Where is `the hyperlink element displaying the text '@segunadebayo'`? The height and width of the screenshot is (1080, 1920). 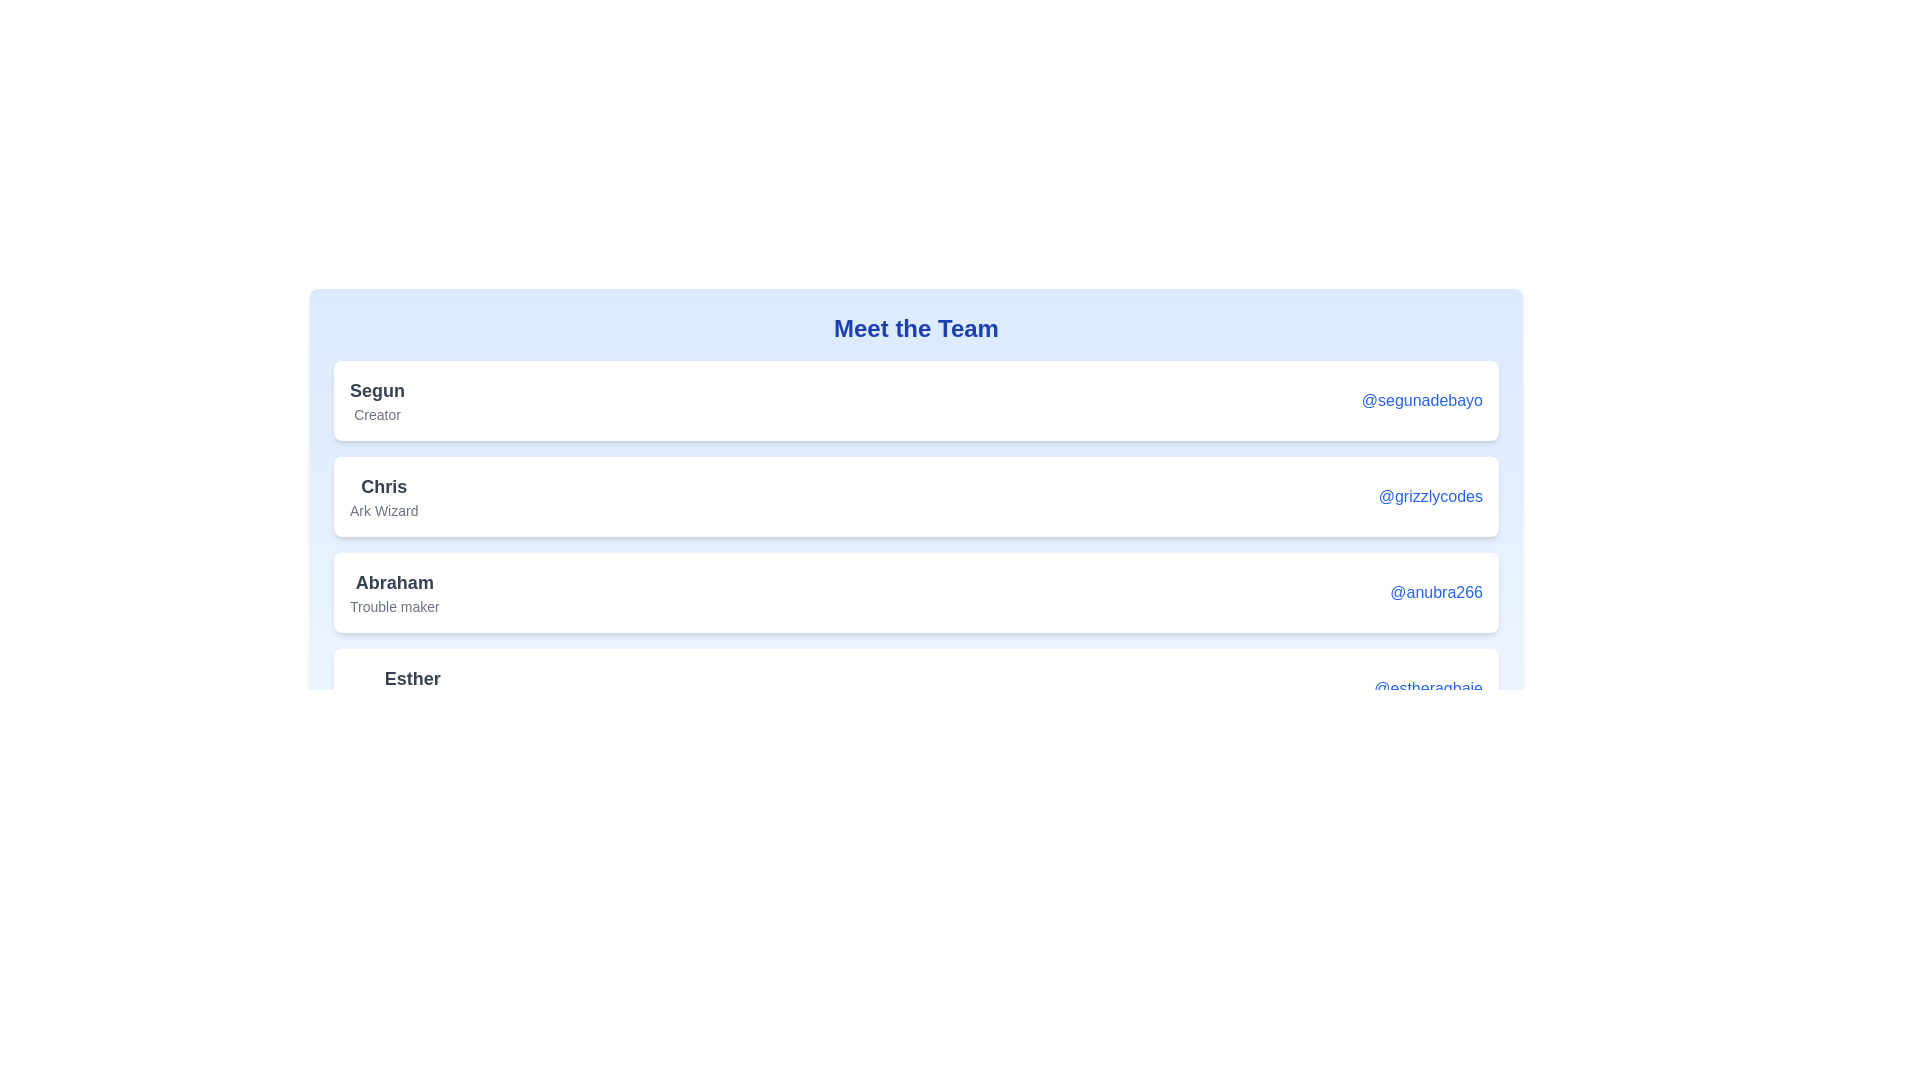
the hyperlink element displaying the text '@segunadebayo' is located at coordinates (1421, 401).